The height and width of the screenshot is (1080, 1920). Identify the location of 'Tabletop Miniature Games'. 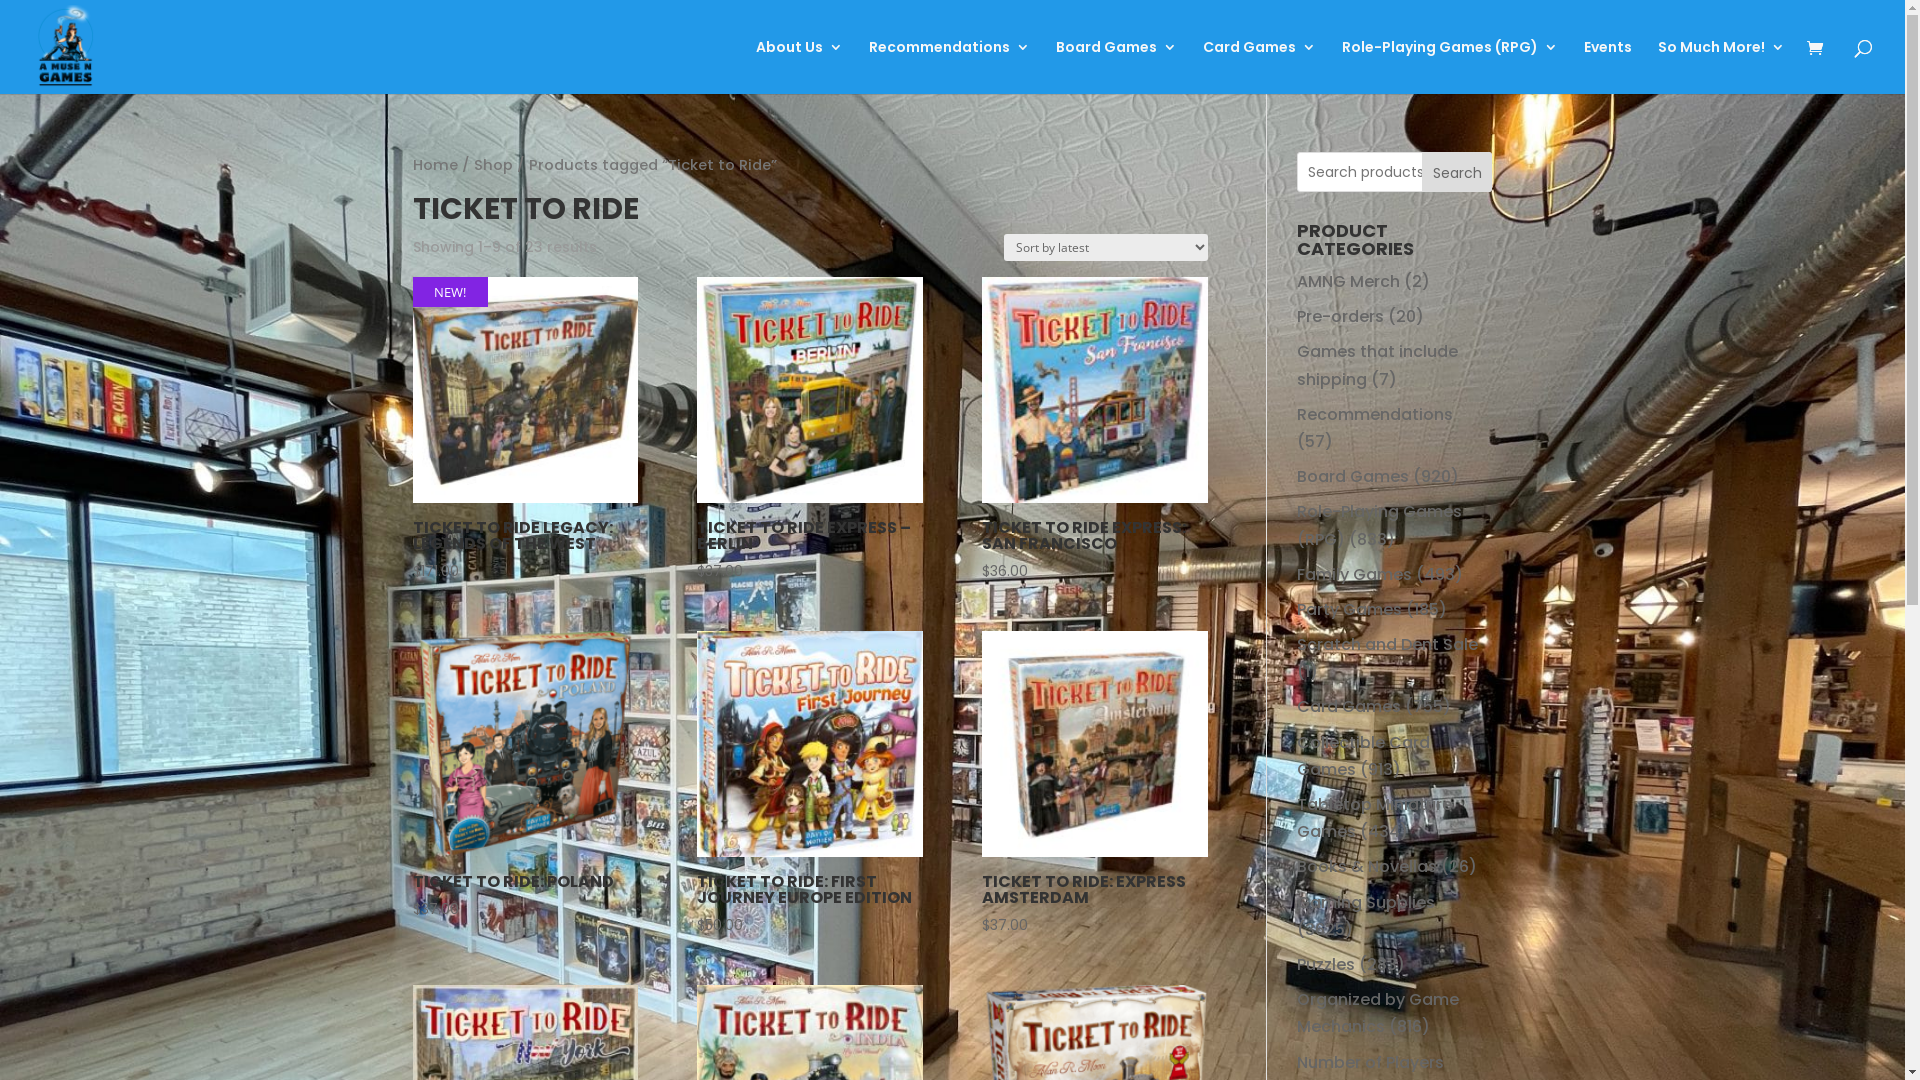
(1373, 817).